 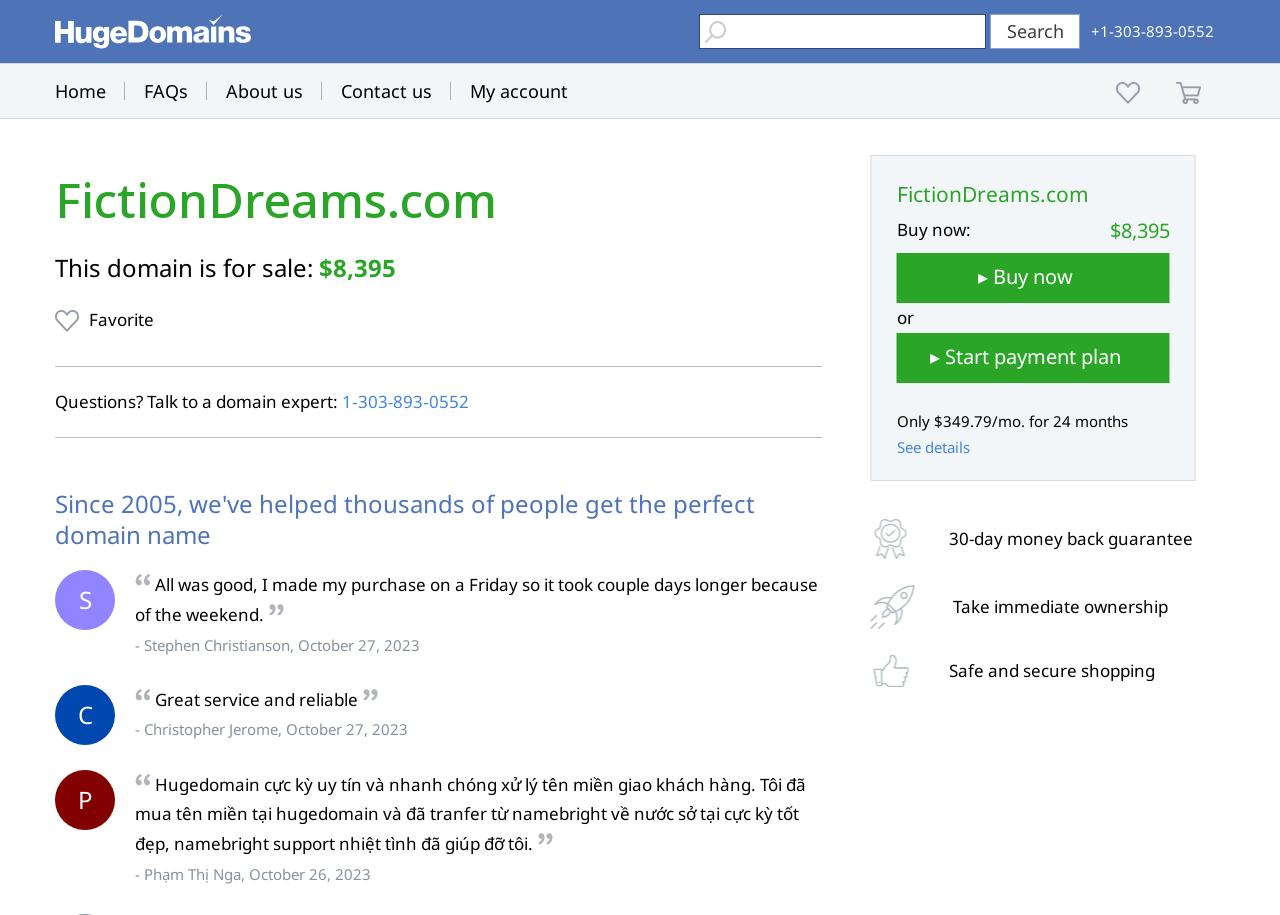 I want to click on '1‑303‑893‑0552', so click(x=403, y=400).